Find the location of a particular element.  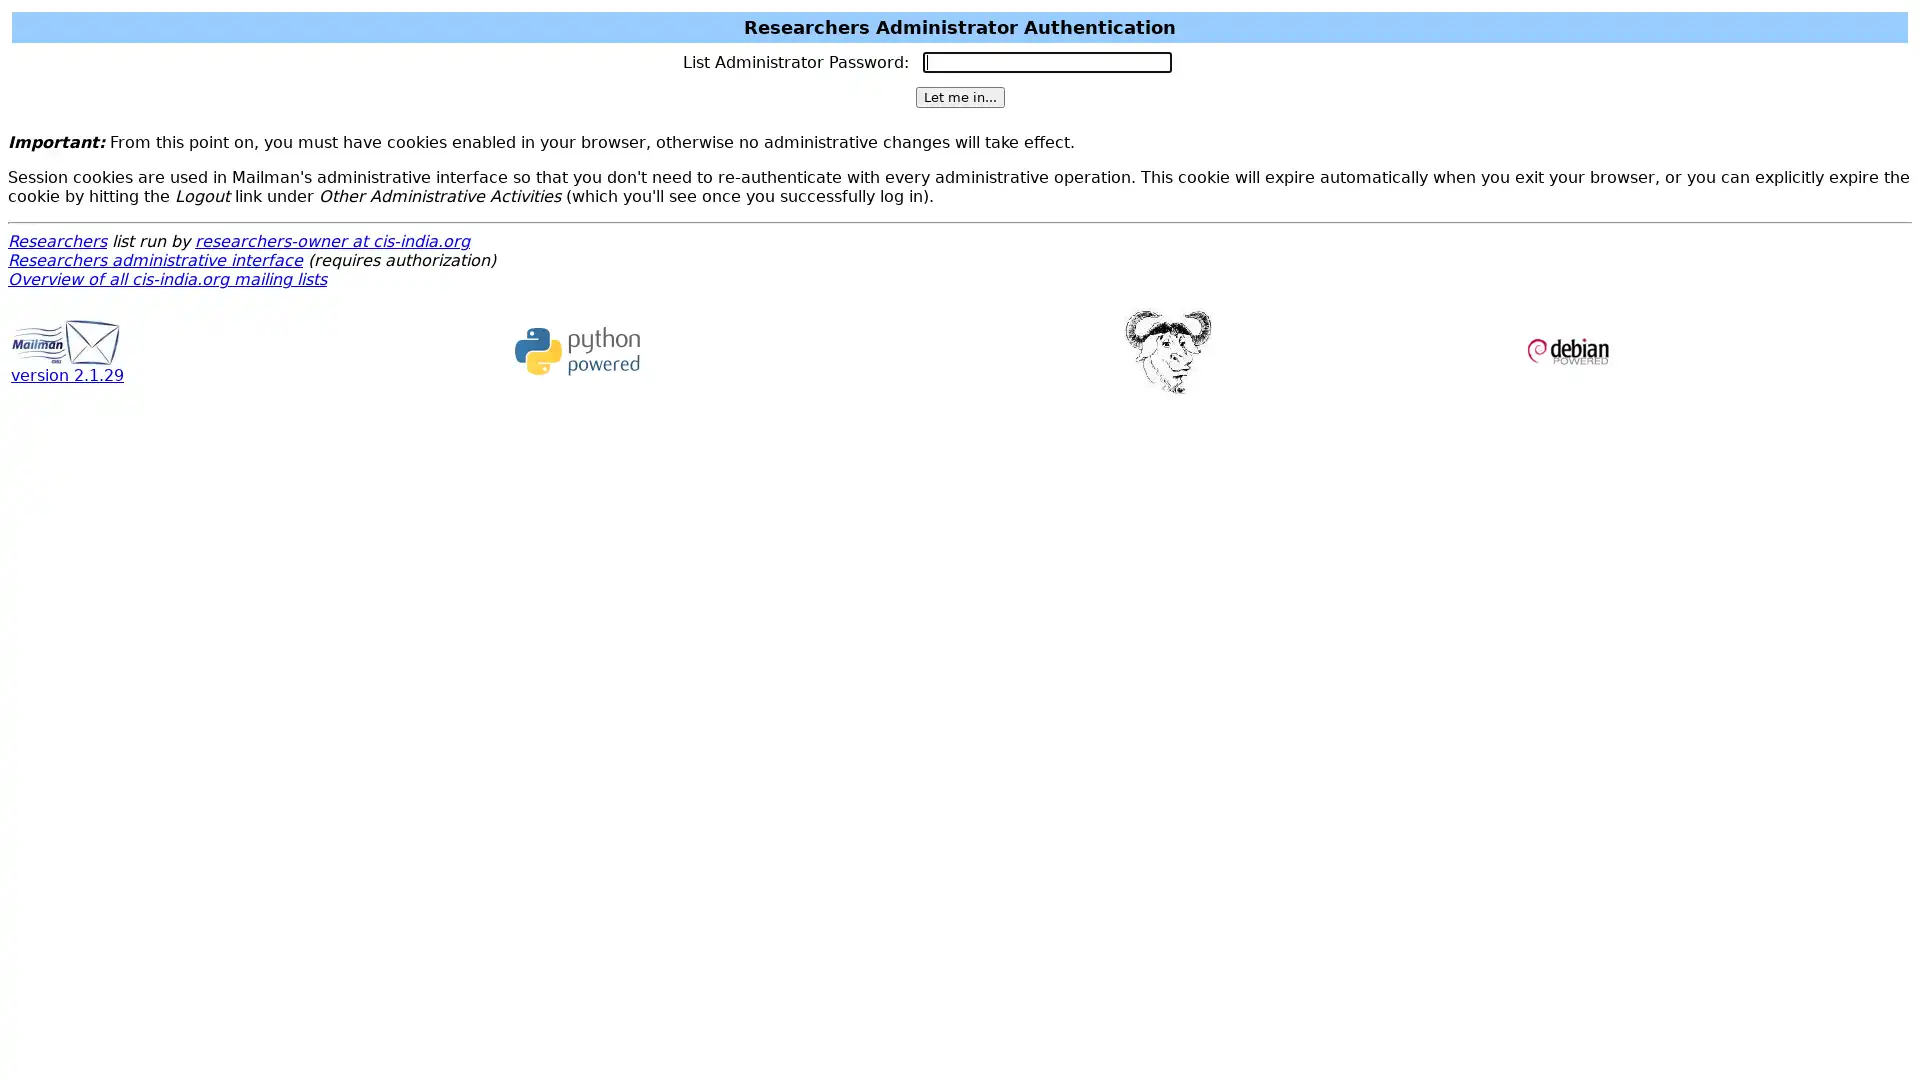

Let me in... is located at coordinates (958, 97).